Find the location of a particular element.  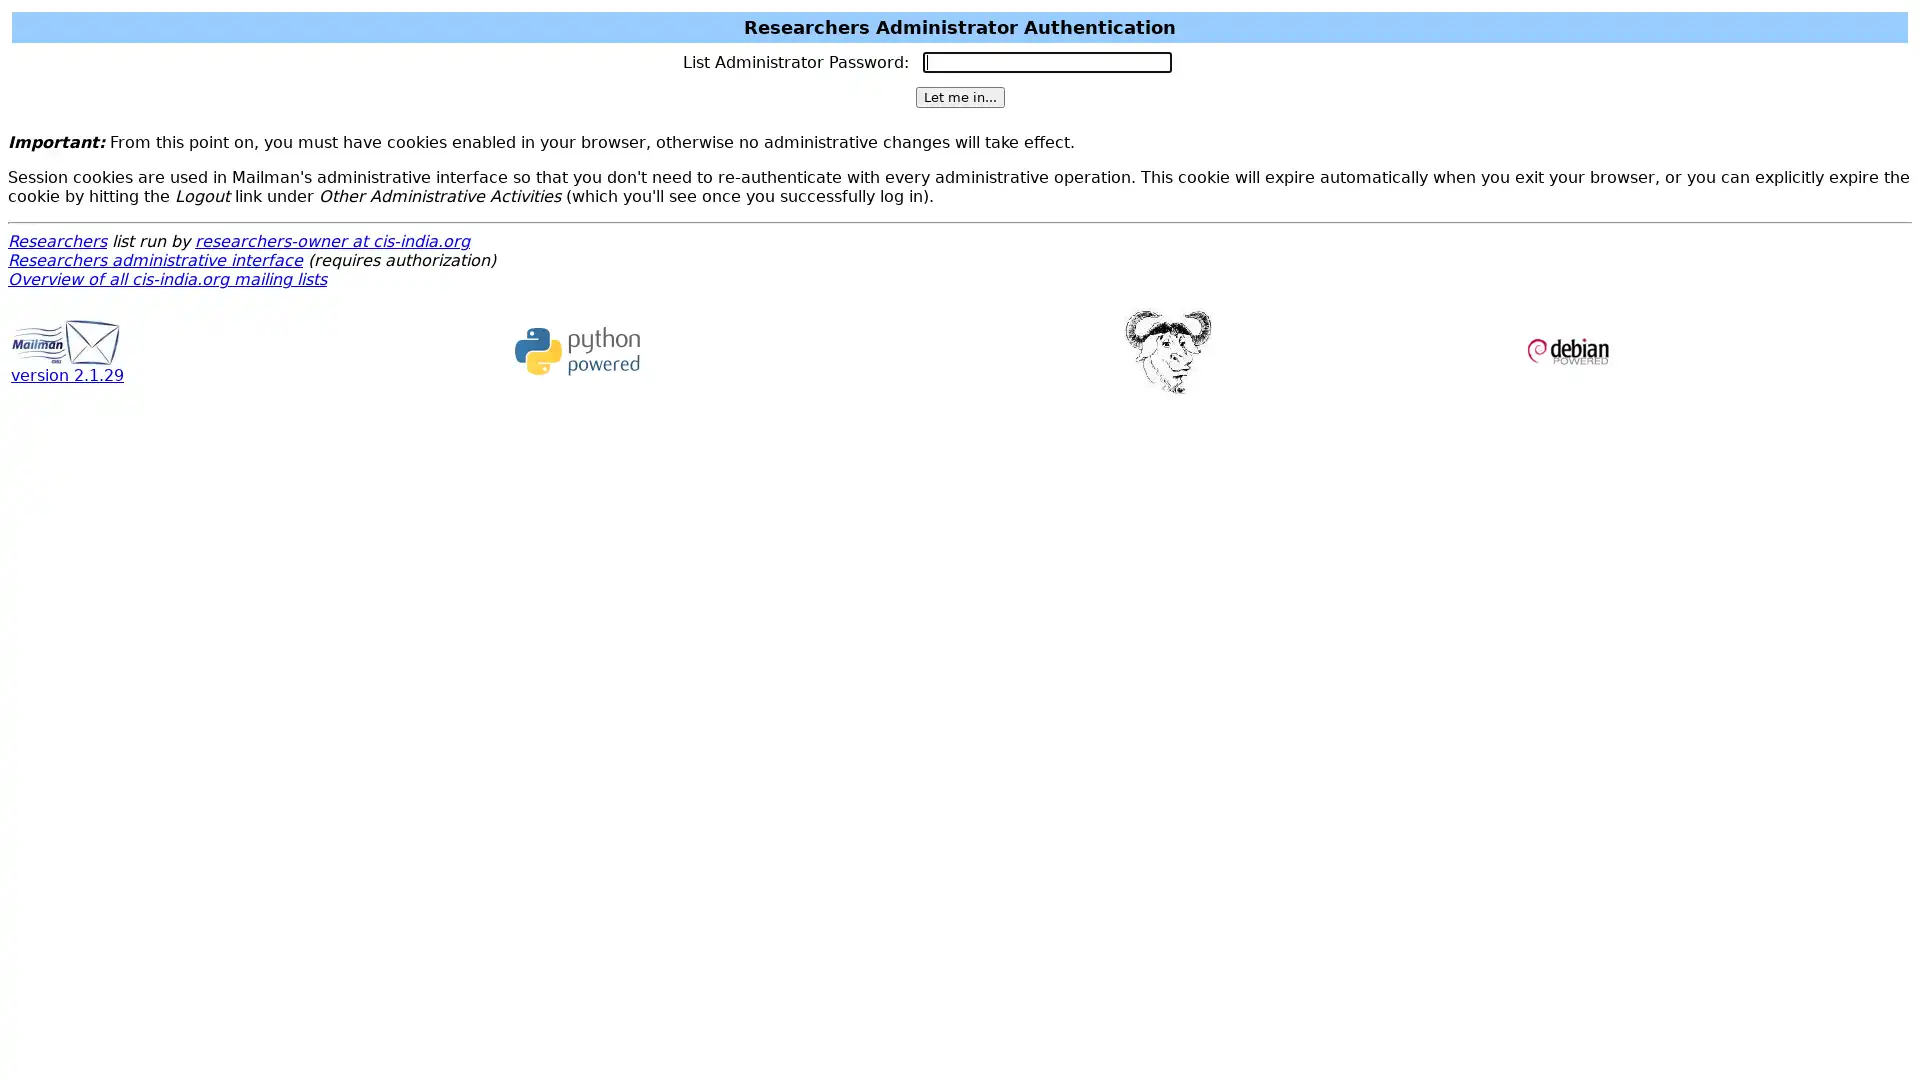

Let me in... is located at coordinates (958, 97).